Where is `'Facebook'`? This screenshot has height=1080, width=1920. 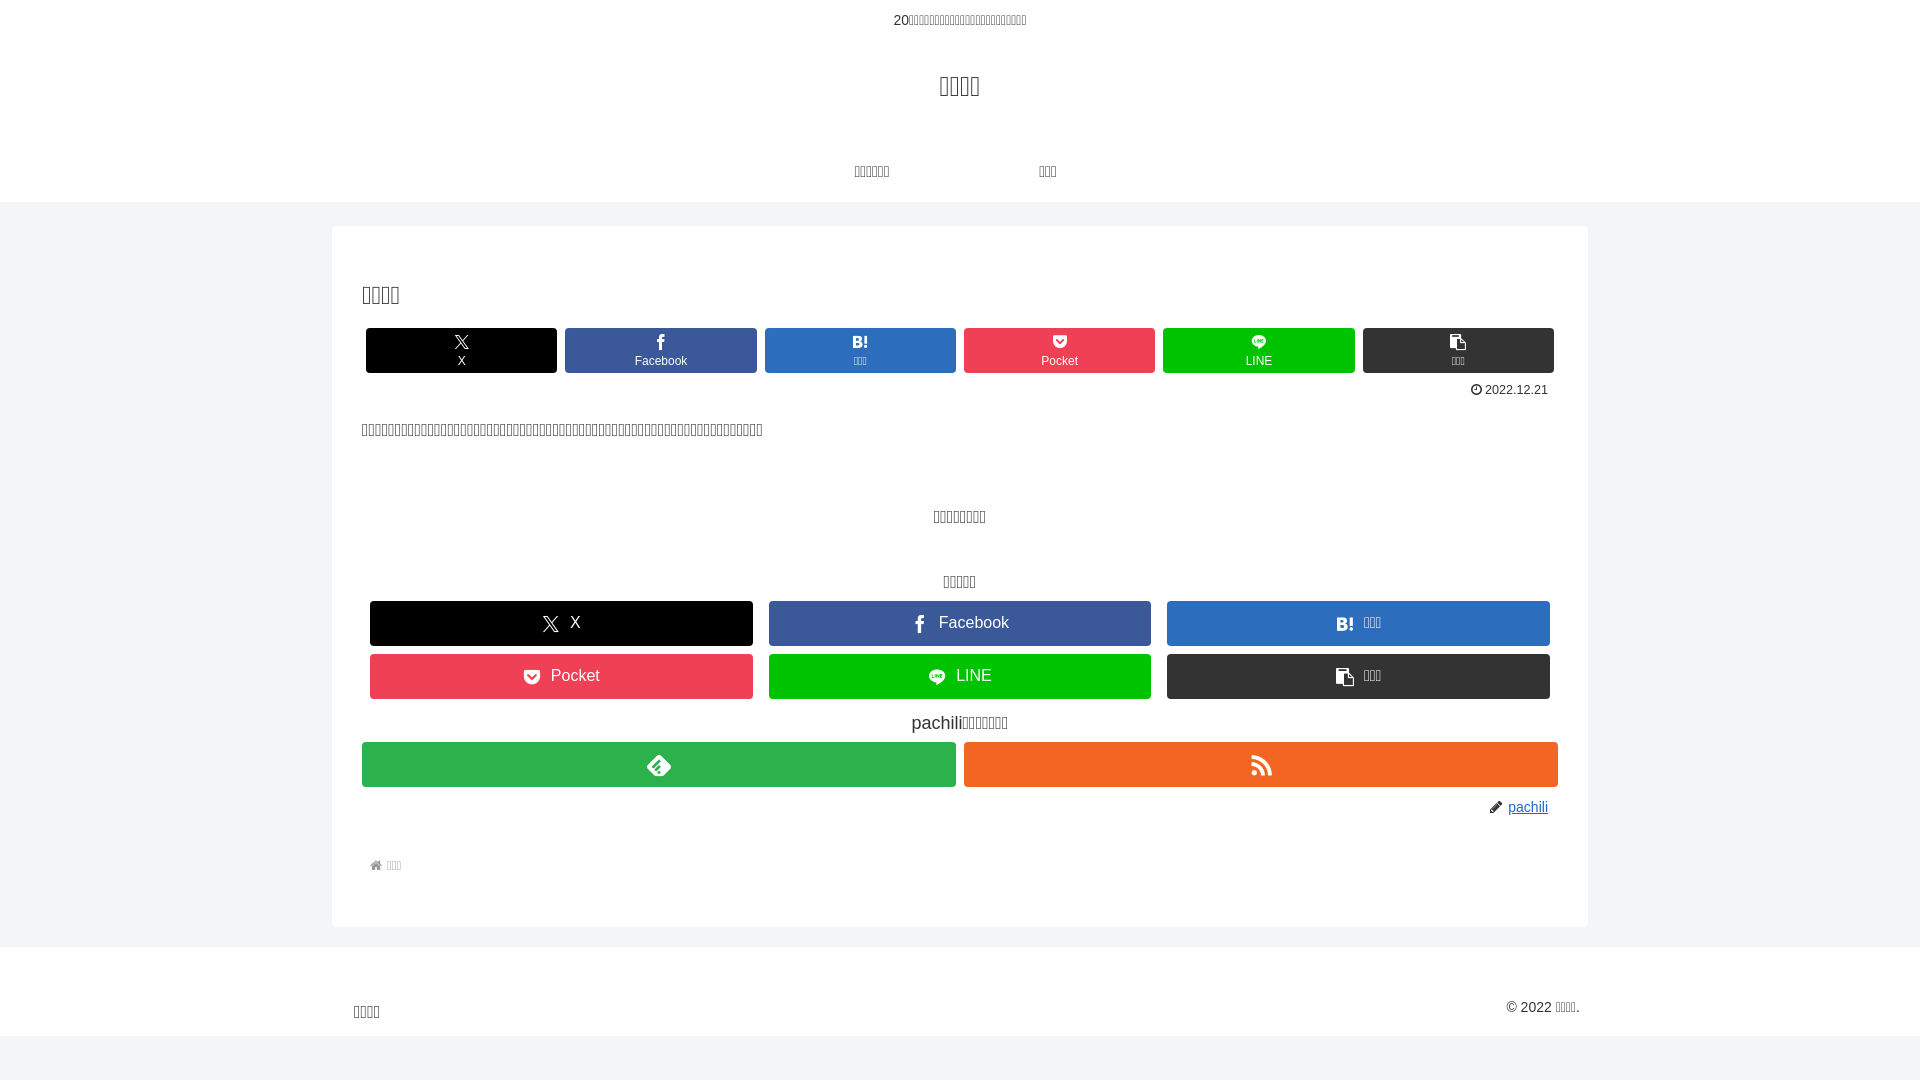
'Facebook' is located at coordinates (660, 349).